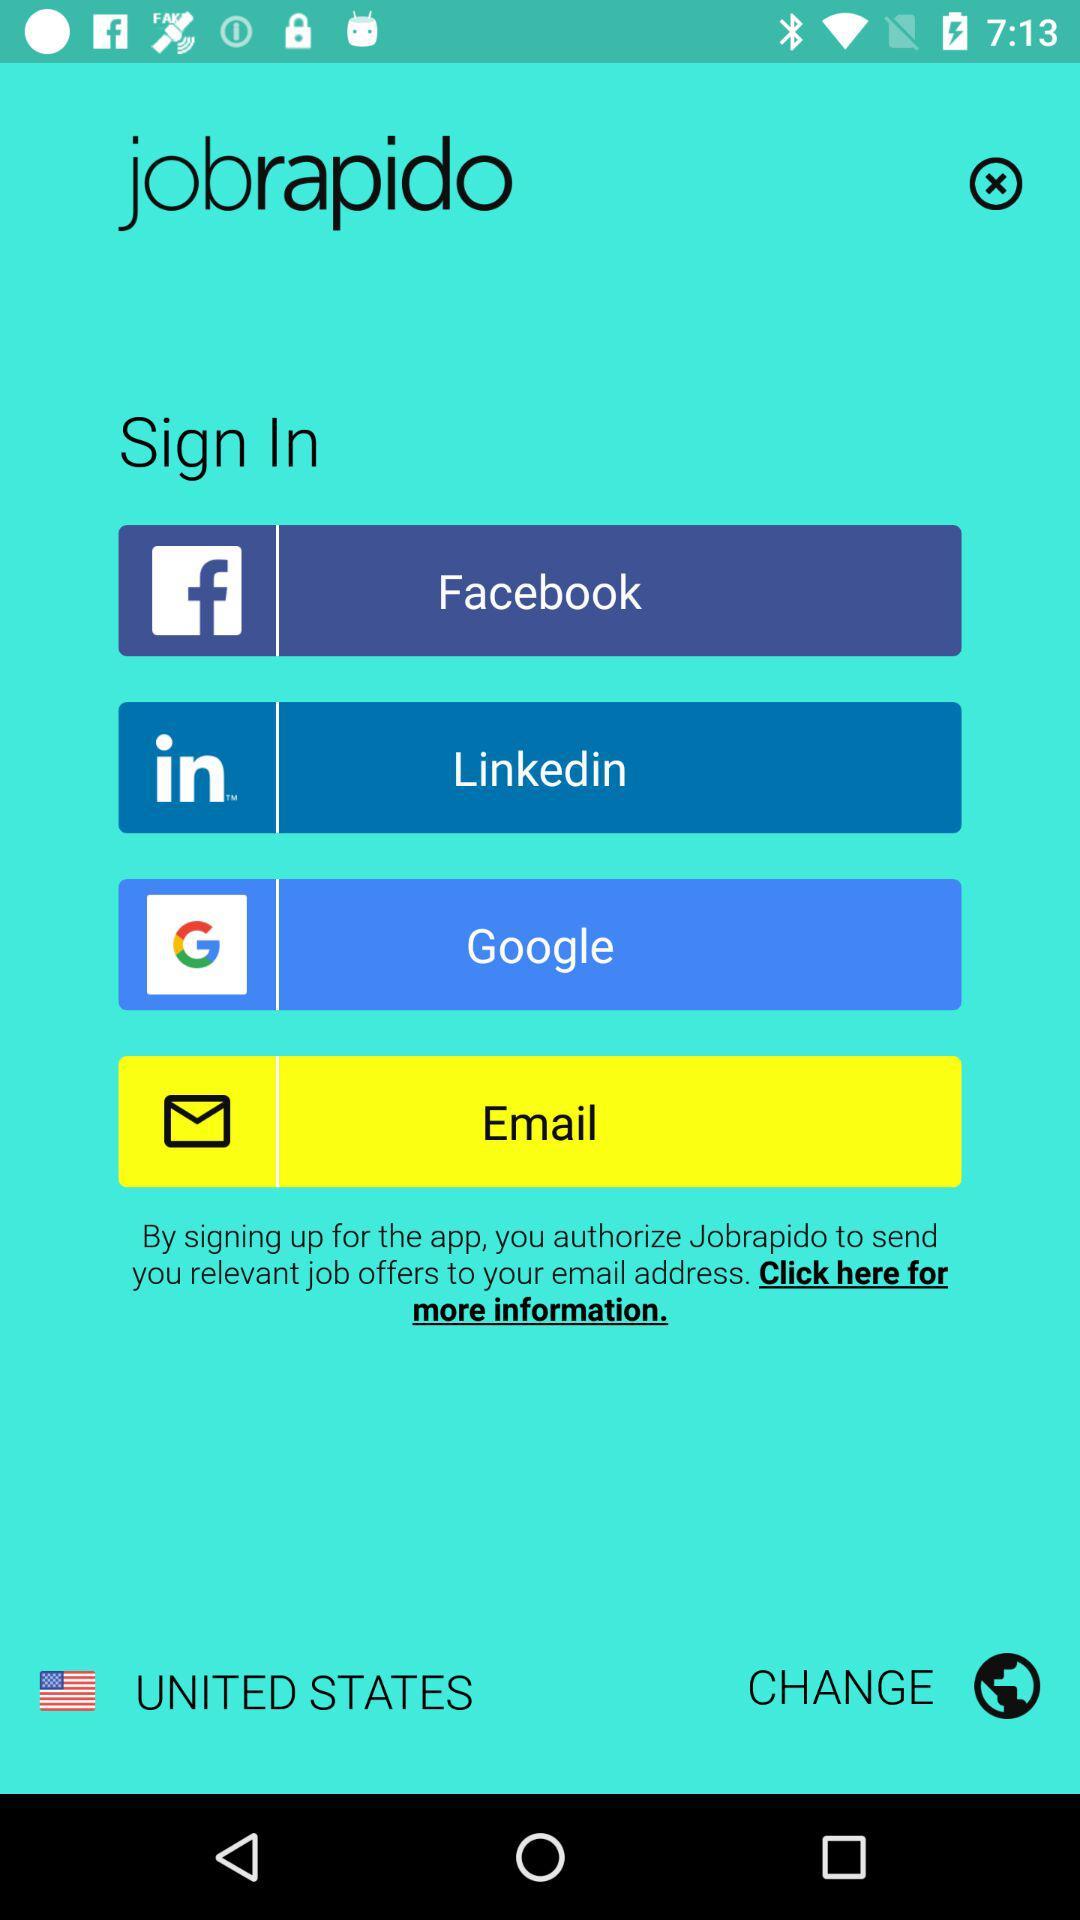 The width and height of the screenshot is (1080, 1920). What do you see at coordinates (892, 1684) in the screenshot?
I see `the icon to the right of united states` at bounding box center [892, 1684].